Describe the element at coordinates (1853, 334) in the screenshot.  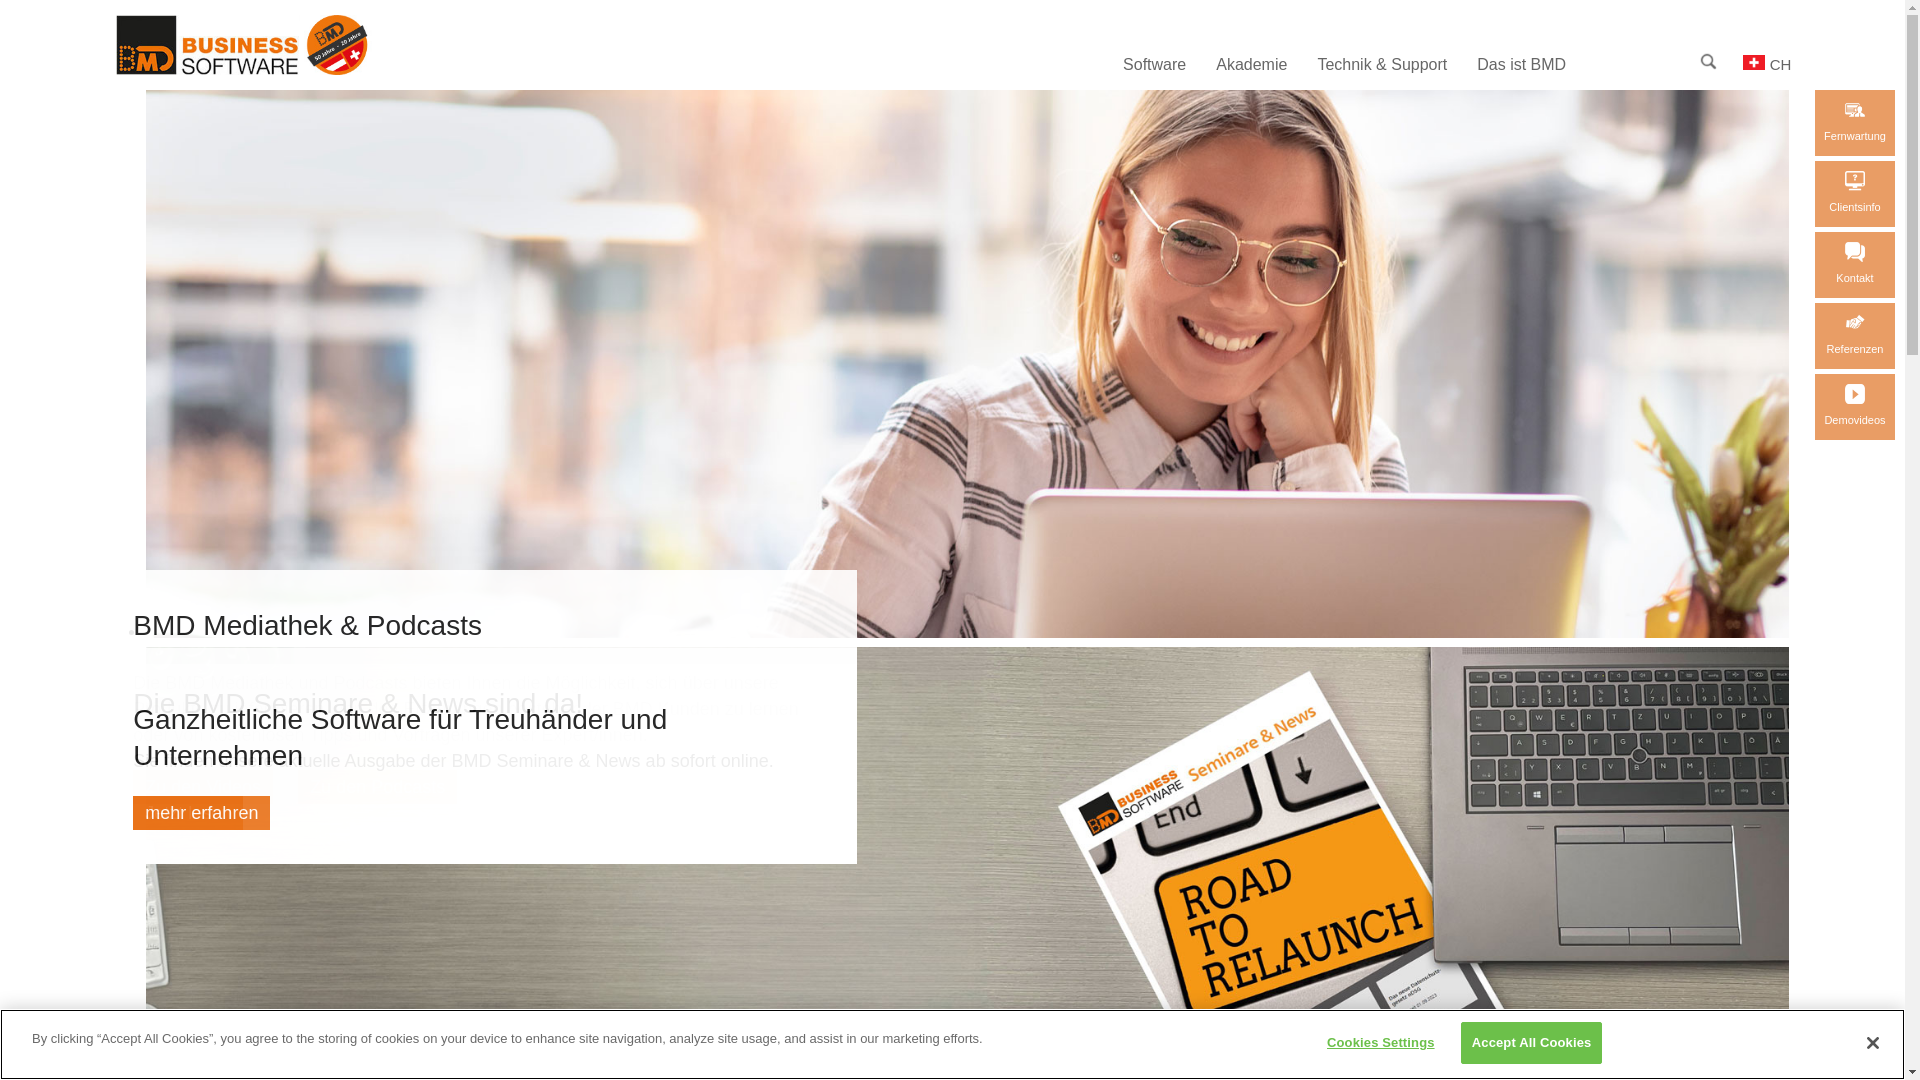
I see `'Referenzen'` at that location.